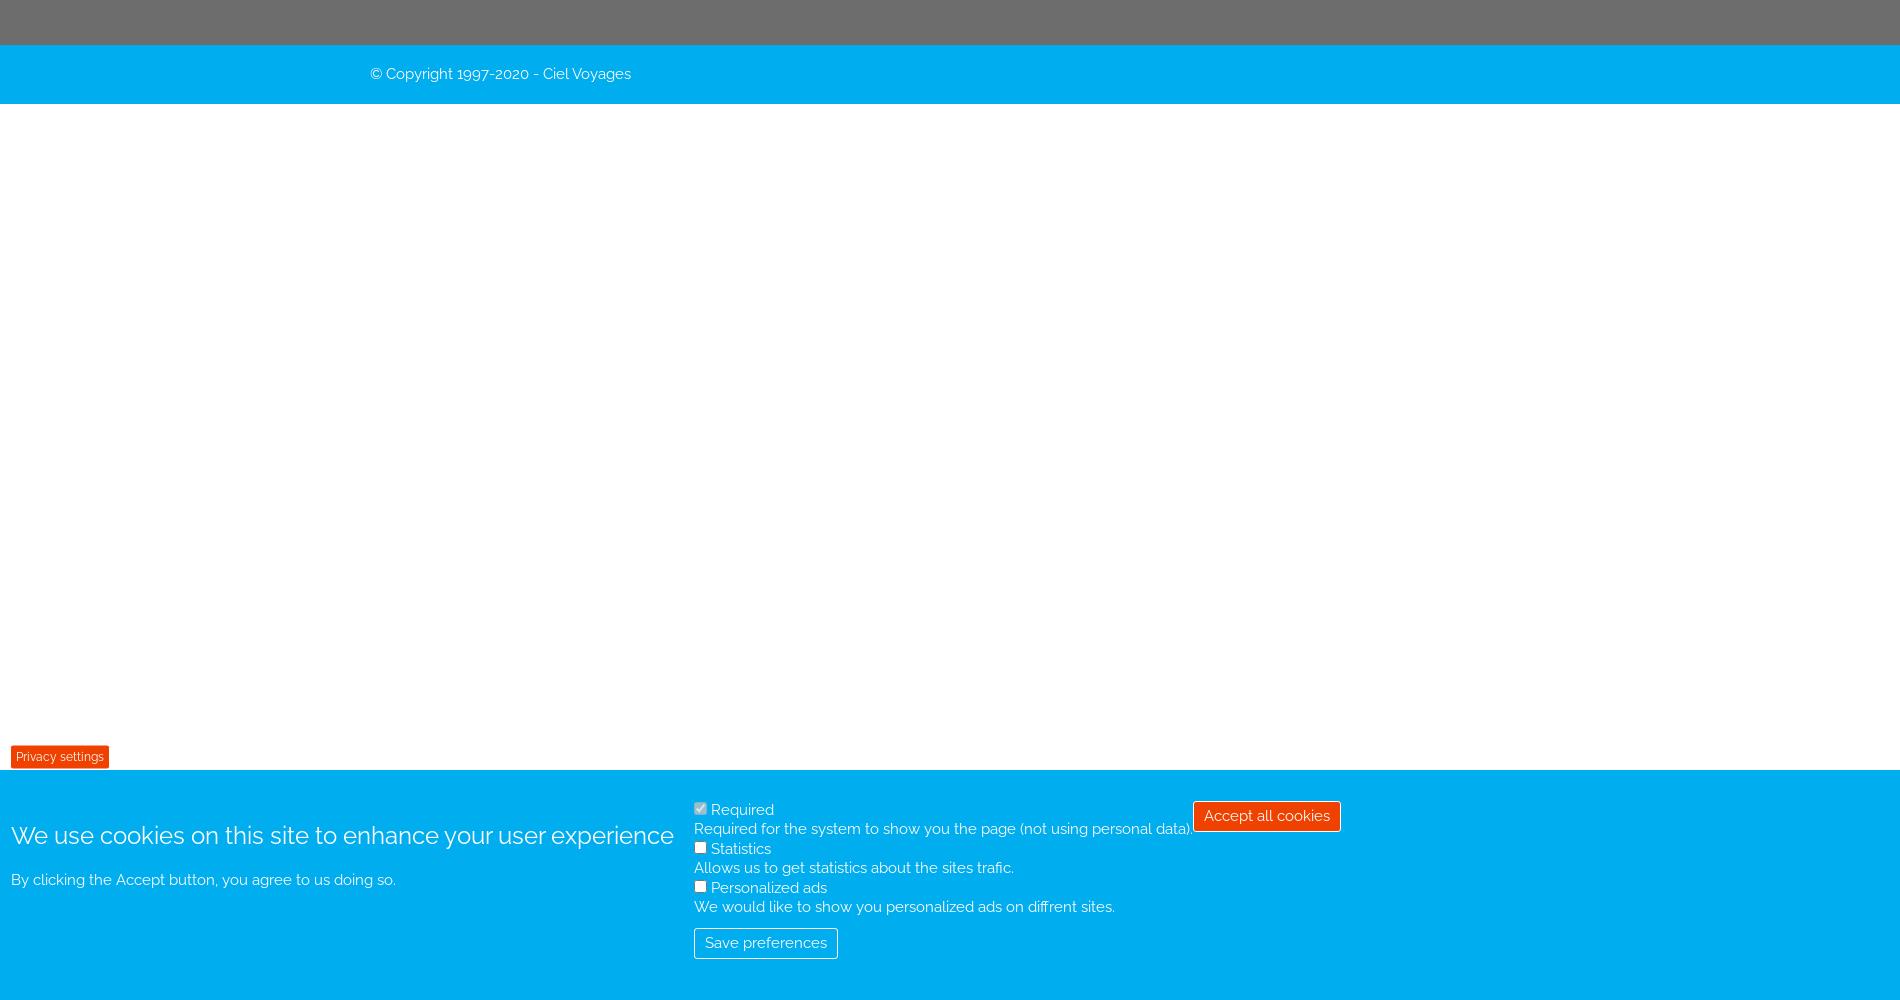 This screenshot has height=1000, width=1900. Describe the element at coordinates (1265, 814) in the screenshot. I see `'Accept all cookies'` at that location.